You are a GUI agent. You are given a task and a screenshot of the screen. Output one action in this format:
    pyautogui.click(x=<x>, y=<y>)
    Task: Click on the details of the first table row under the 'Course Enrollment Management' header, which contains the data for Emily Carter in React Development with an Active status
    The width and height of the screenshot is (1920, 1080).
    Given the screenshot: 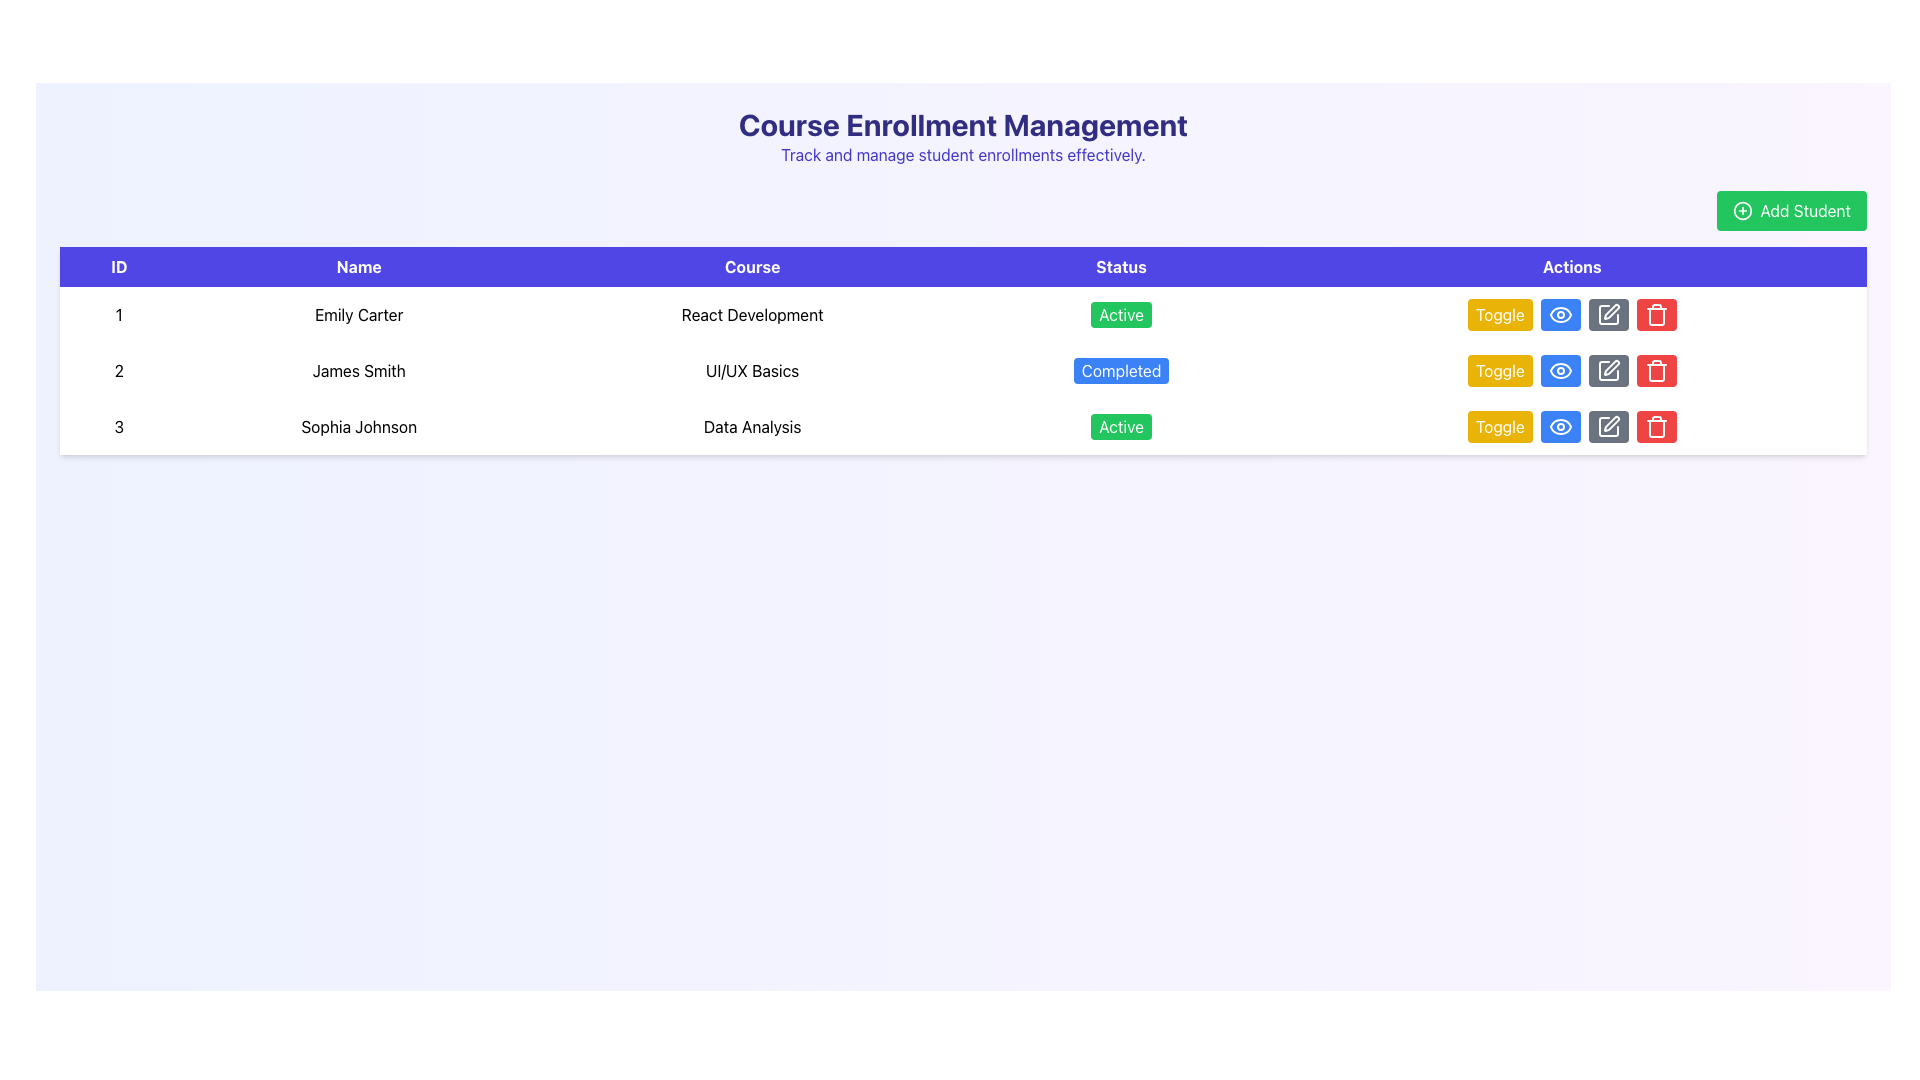 What is the action you would take?
    pyautogui.click(x=963, y=315)
    